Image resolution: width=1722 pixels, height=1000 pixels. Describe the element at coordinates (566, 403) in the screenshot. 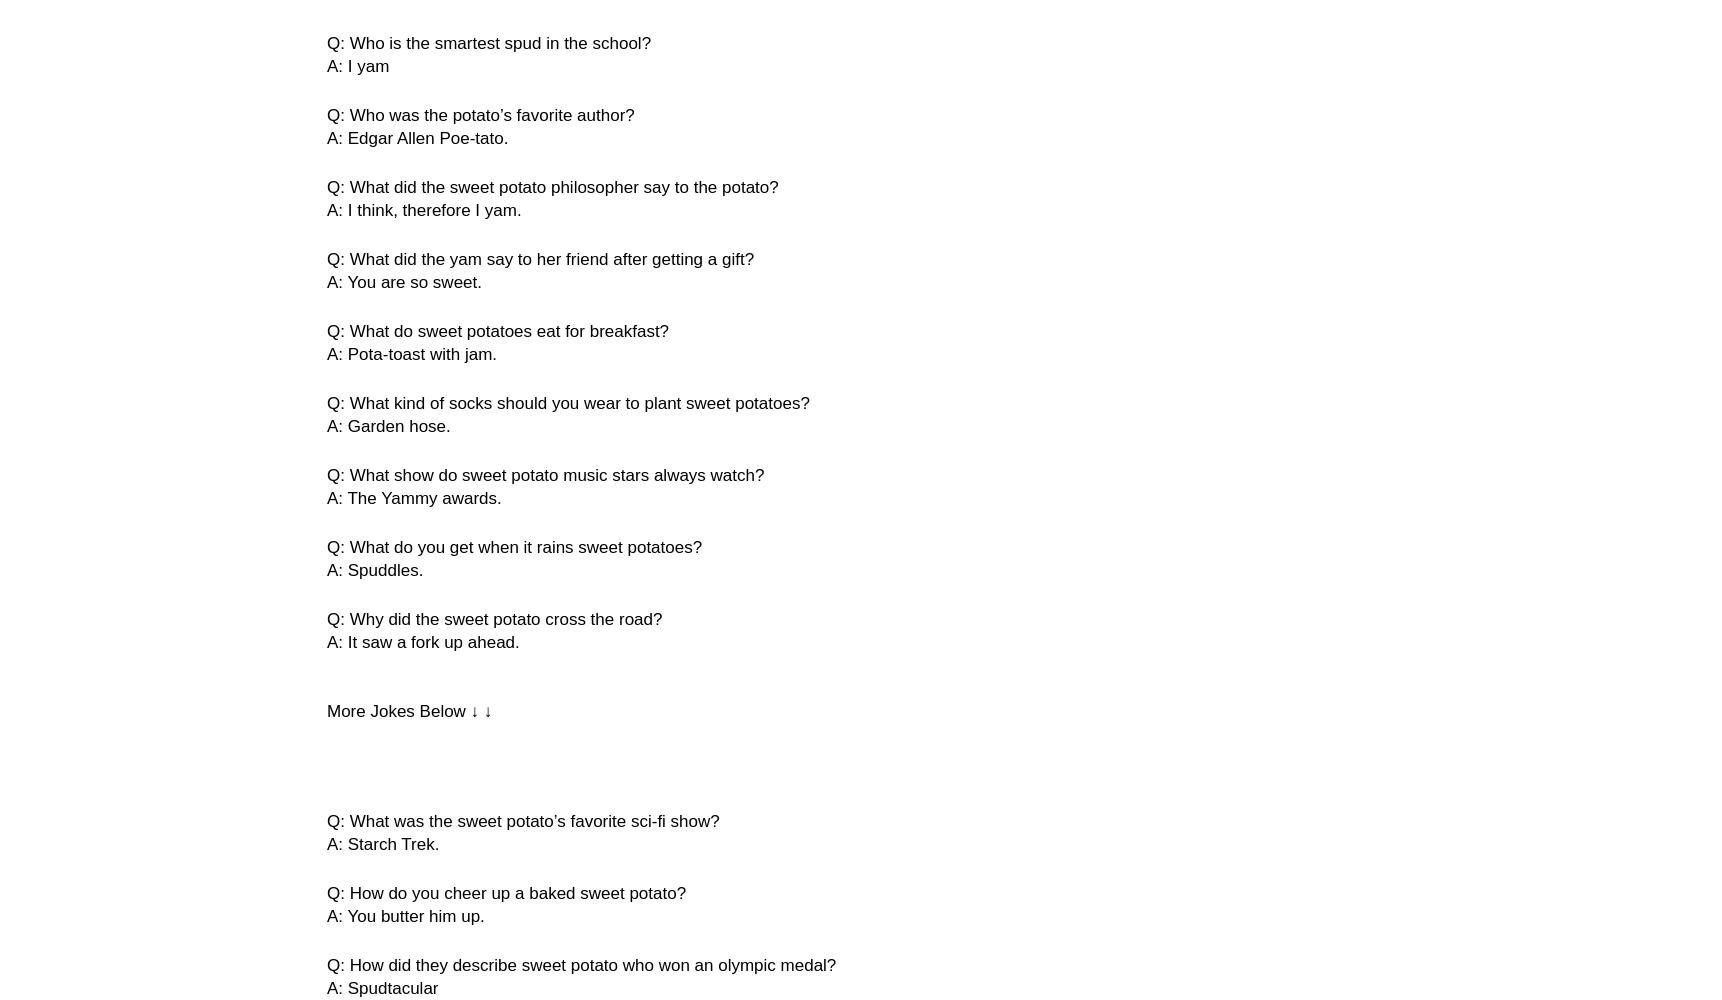

I see `'Q: What kind of socks should you wear to plant sweet potatoes?'` at that location.